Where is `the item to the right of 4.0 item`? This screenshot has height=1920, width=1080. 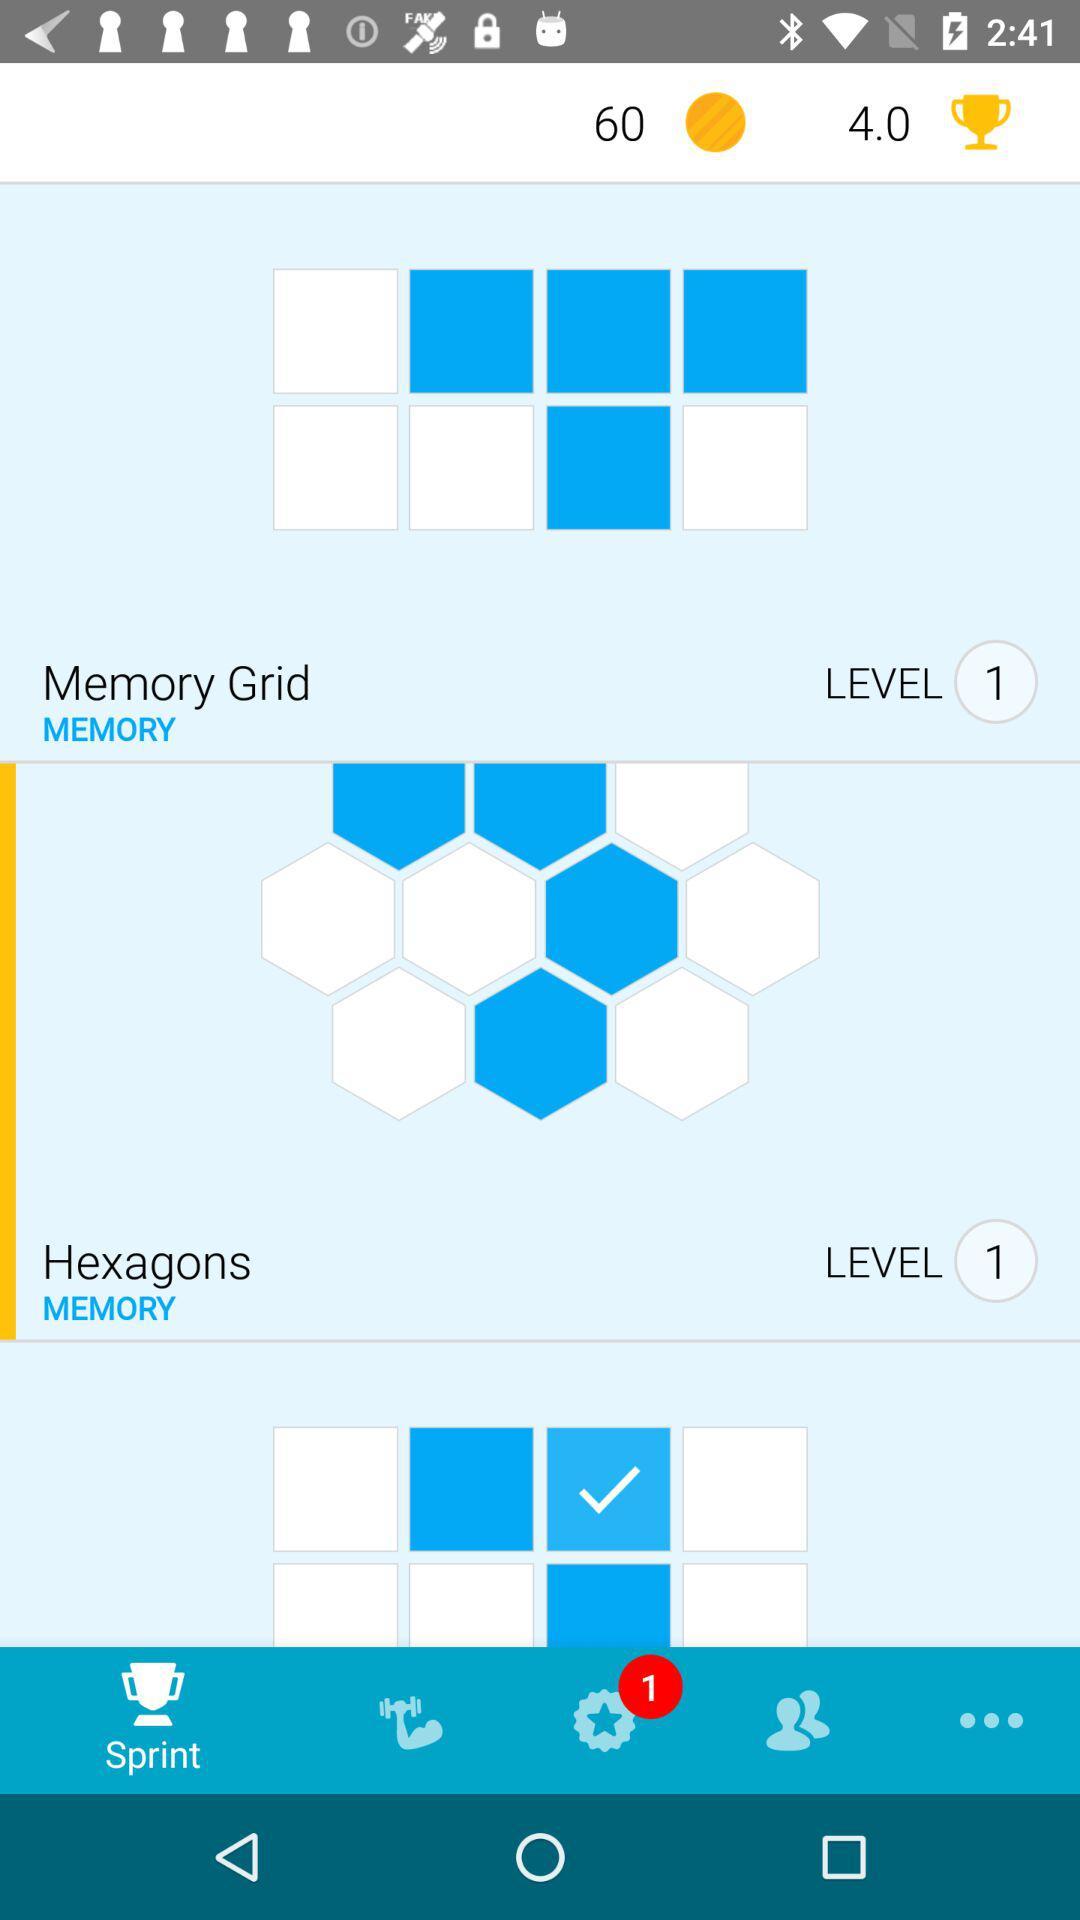
the item to the right of 4.0 item is located at coordinates (979, 121).